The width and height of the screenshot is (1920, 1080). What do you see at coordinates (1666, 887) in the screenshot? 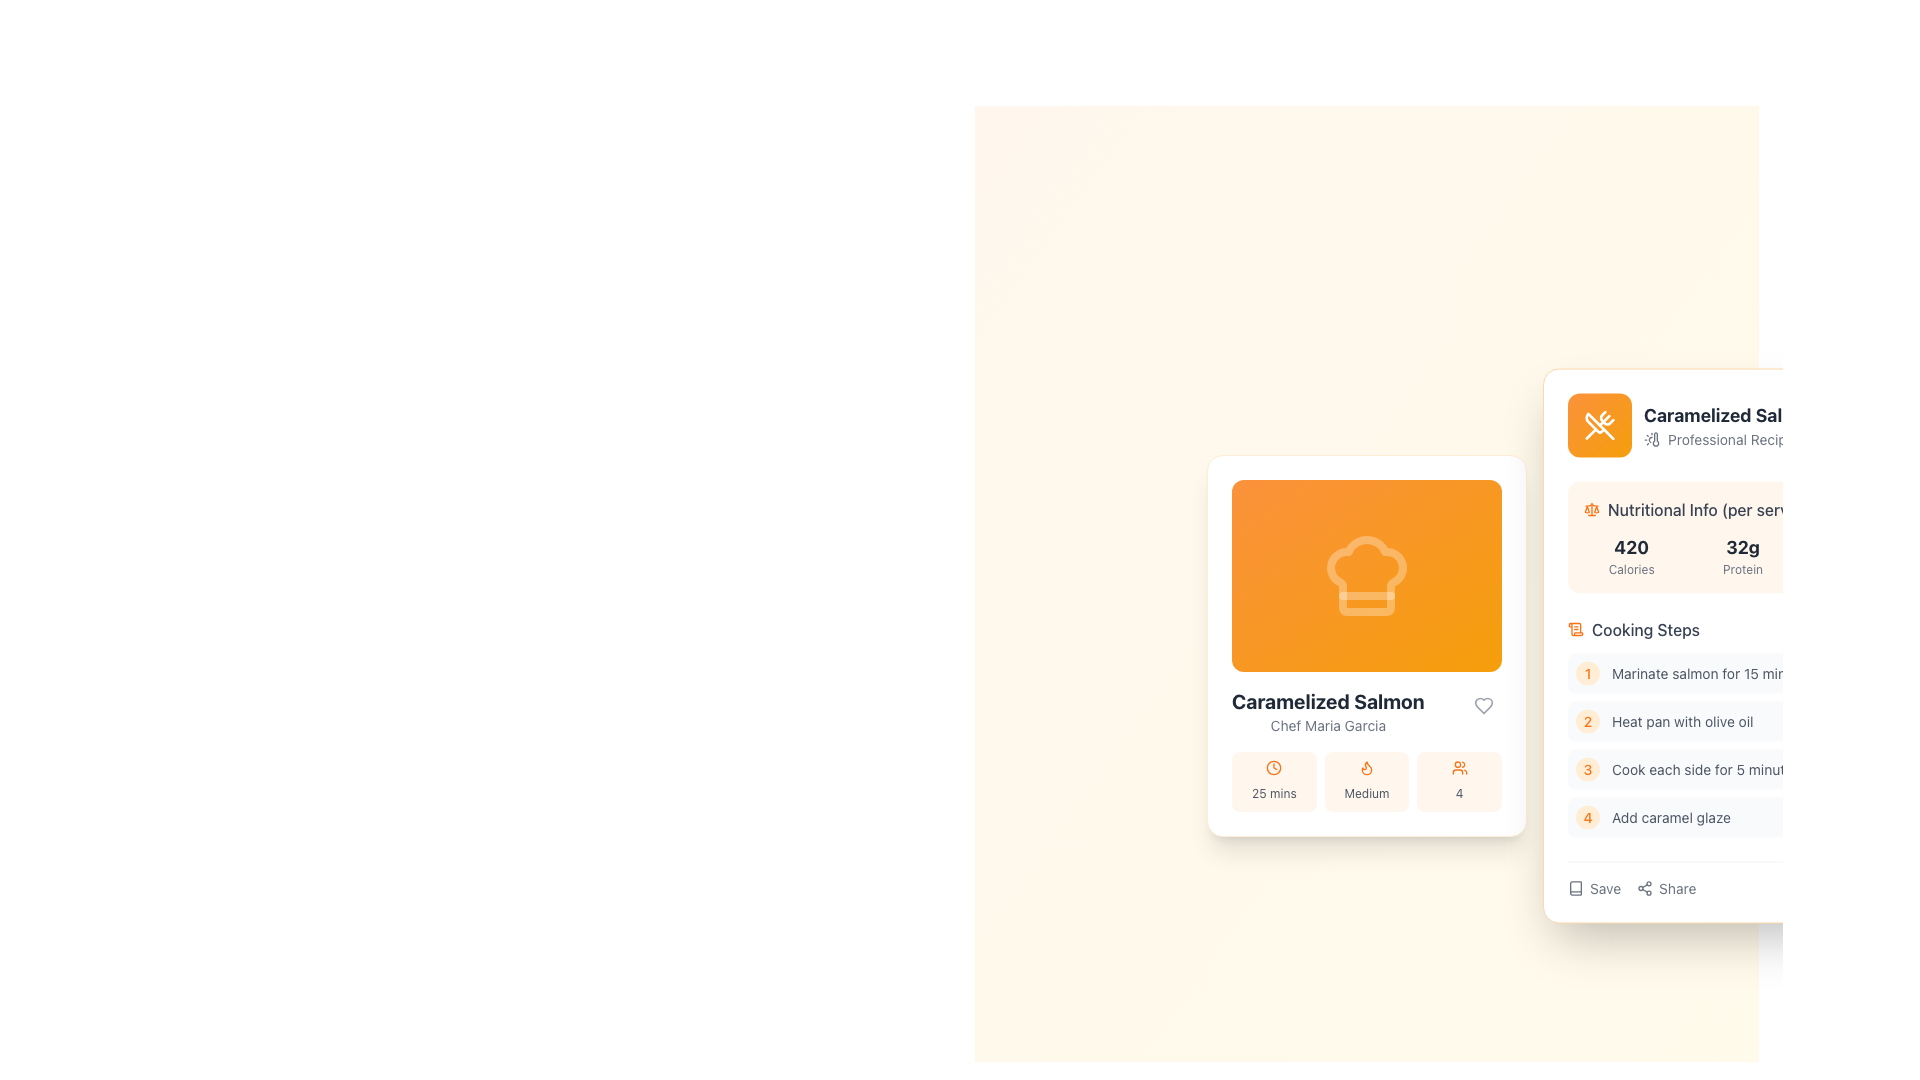
I see `the A button located at the bottom of the panel, to the right of the Save element` at bounding box center [1666, 887].